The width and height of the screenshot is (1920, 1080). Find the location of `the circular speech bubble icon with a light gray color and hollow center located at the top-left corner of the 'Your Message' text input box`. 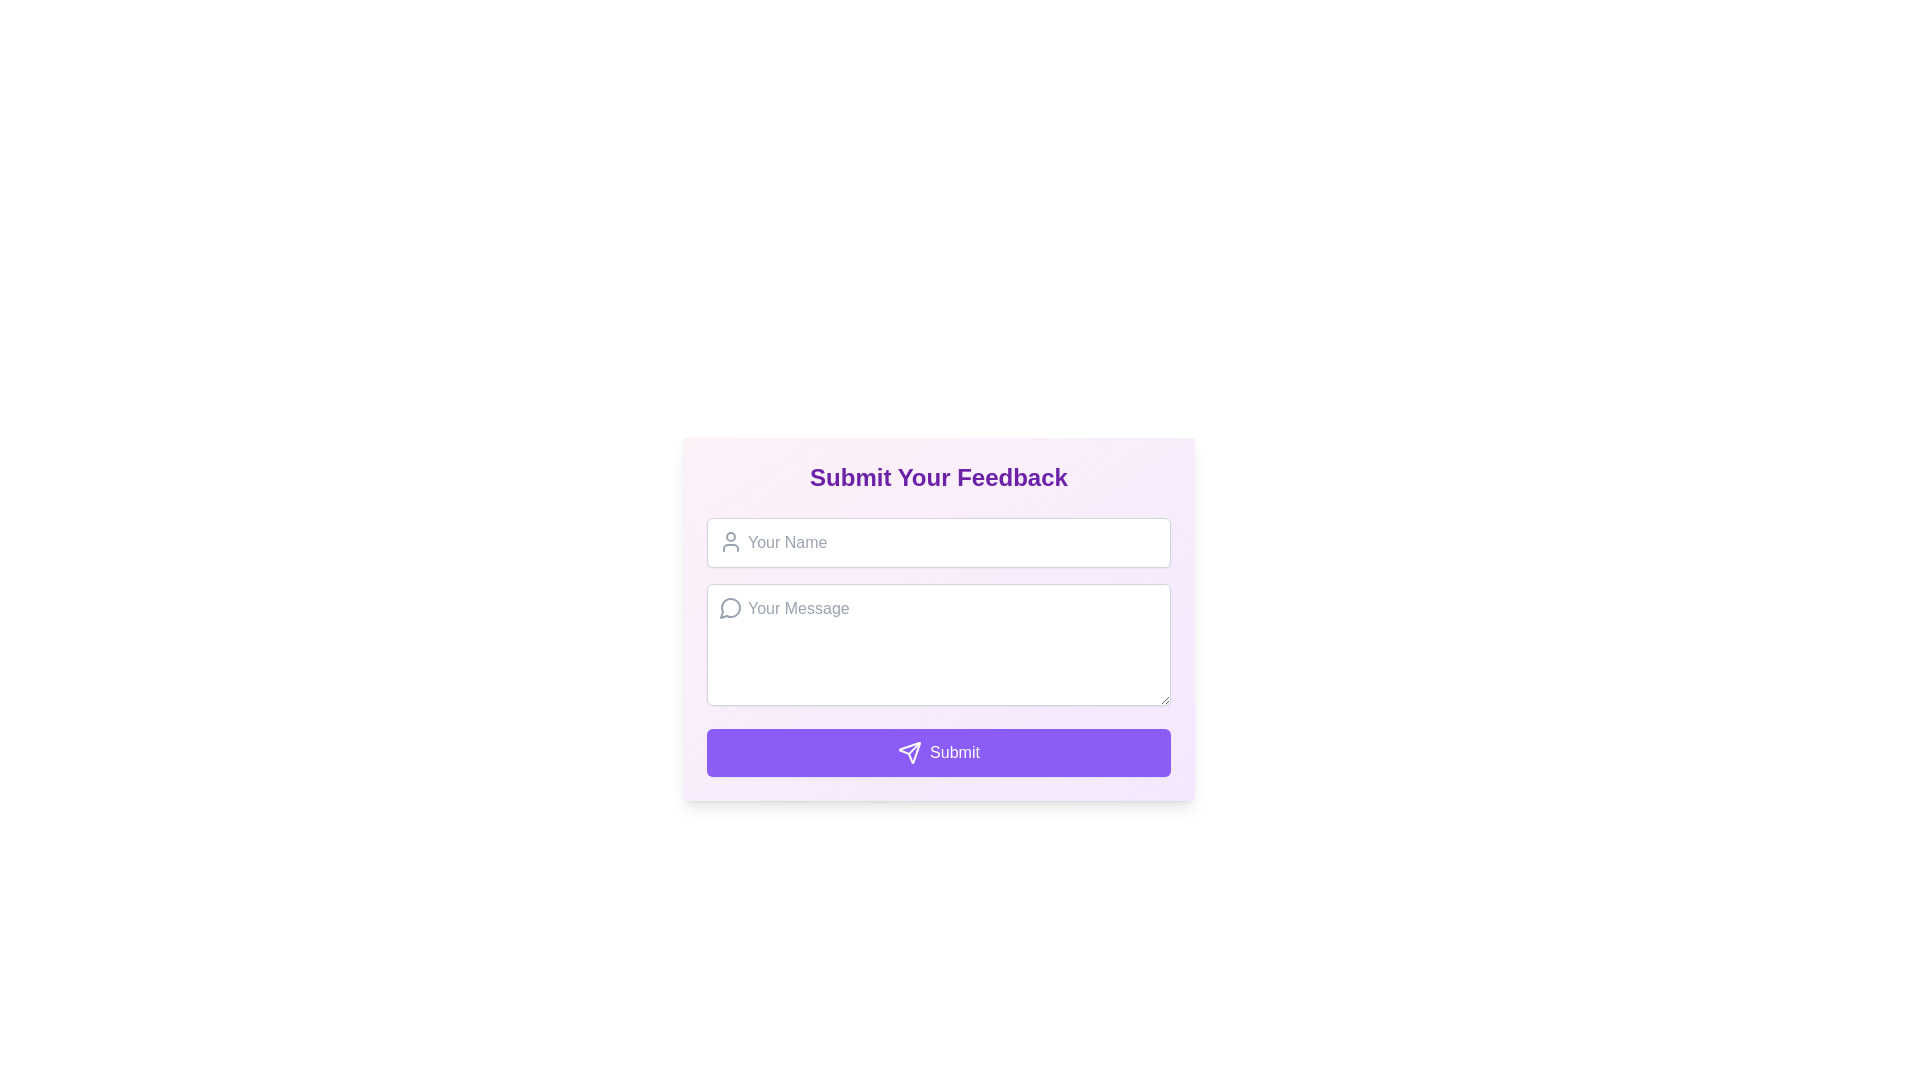

the circular speech bubble icon with a light gray color and hollow center located at the top-left corner of the 'Your Message' text input box is located at coordinates (729, 607).